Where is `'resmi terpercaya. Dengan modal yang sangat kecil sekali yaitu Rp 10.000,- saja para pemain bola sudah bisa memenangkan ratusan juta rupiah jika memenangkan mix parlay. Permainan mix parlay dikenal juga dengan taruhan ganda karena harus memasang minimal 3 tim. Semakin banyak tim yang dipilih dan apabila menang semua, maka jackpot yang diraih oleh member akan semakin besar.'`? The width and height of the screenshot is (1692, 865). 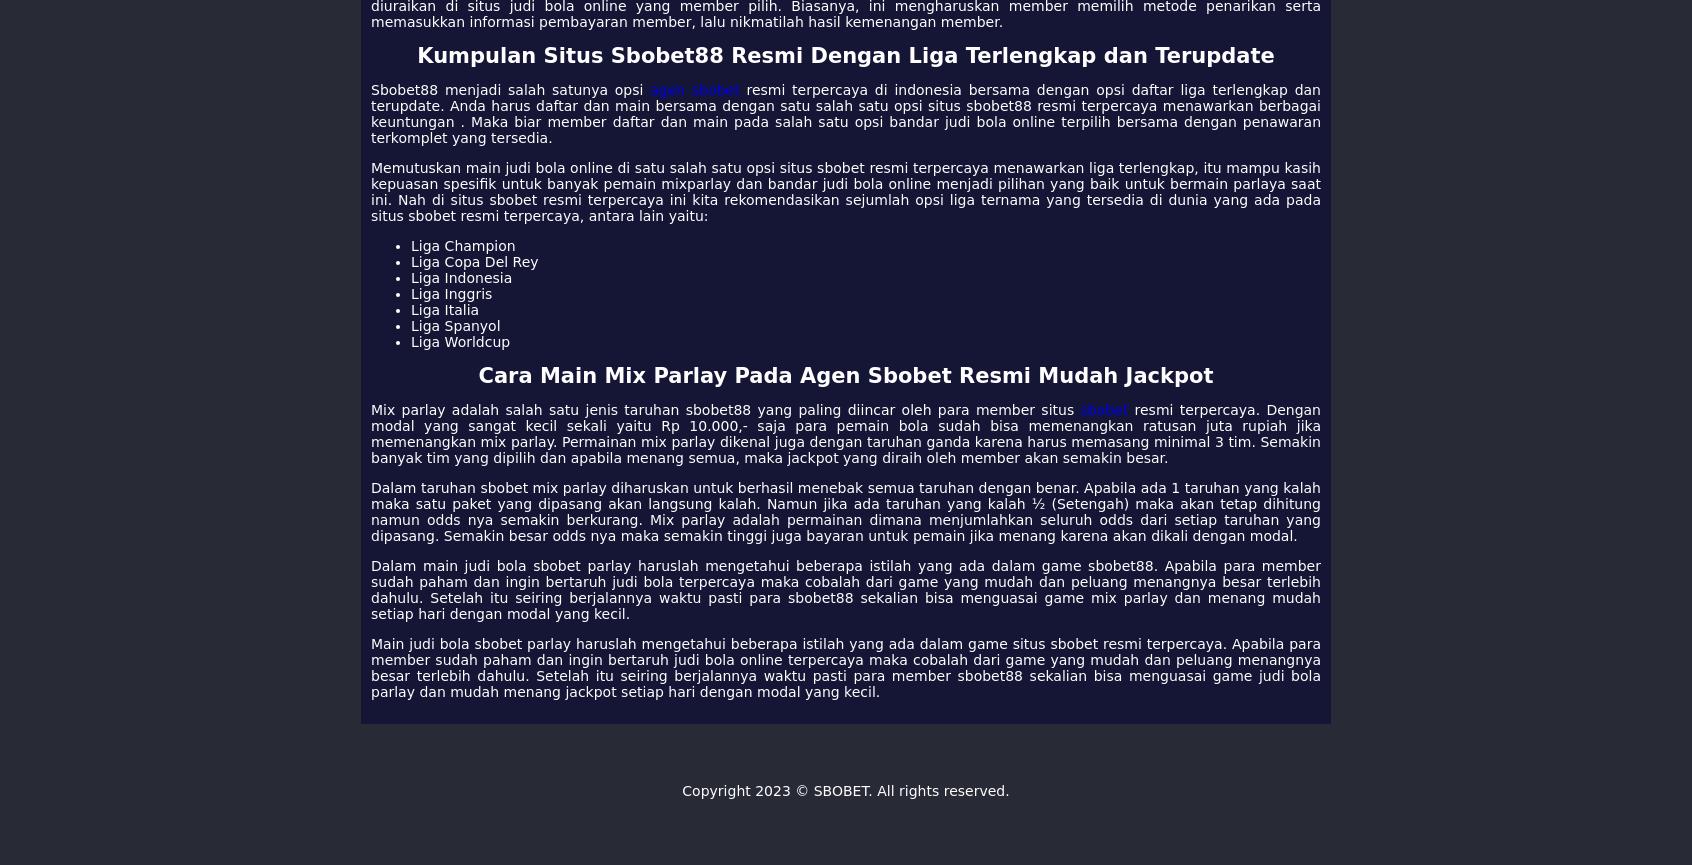
'resmi terpercaya. Dengan modal yang sangat kecil sekali yaitu Rp 10.000,- saja para pemain bola sudah bisa memenangkan ratusan juta rupiah jika memenangkan mix parlay. Permainan mix parlay dikenal juga dengan taruhan ganda karena harus memasang minimal 3 tim. Semakin banyak tim yang dipilih dan apabila menang semua, maka jackpot yang diraih oleh member akan semakin besar.' is located at coordinates (846, 432).